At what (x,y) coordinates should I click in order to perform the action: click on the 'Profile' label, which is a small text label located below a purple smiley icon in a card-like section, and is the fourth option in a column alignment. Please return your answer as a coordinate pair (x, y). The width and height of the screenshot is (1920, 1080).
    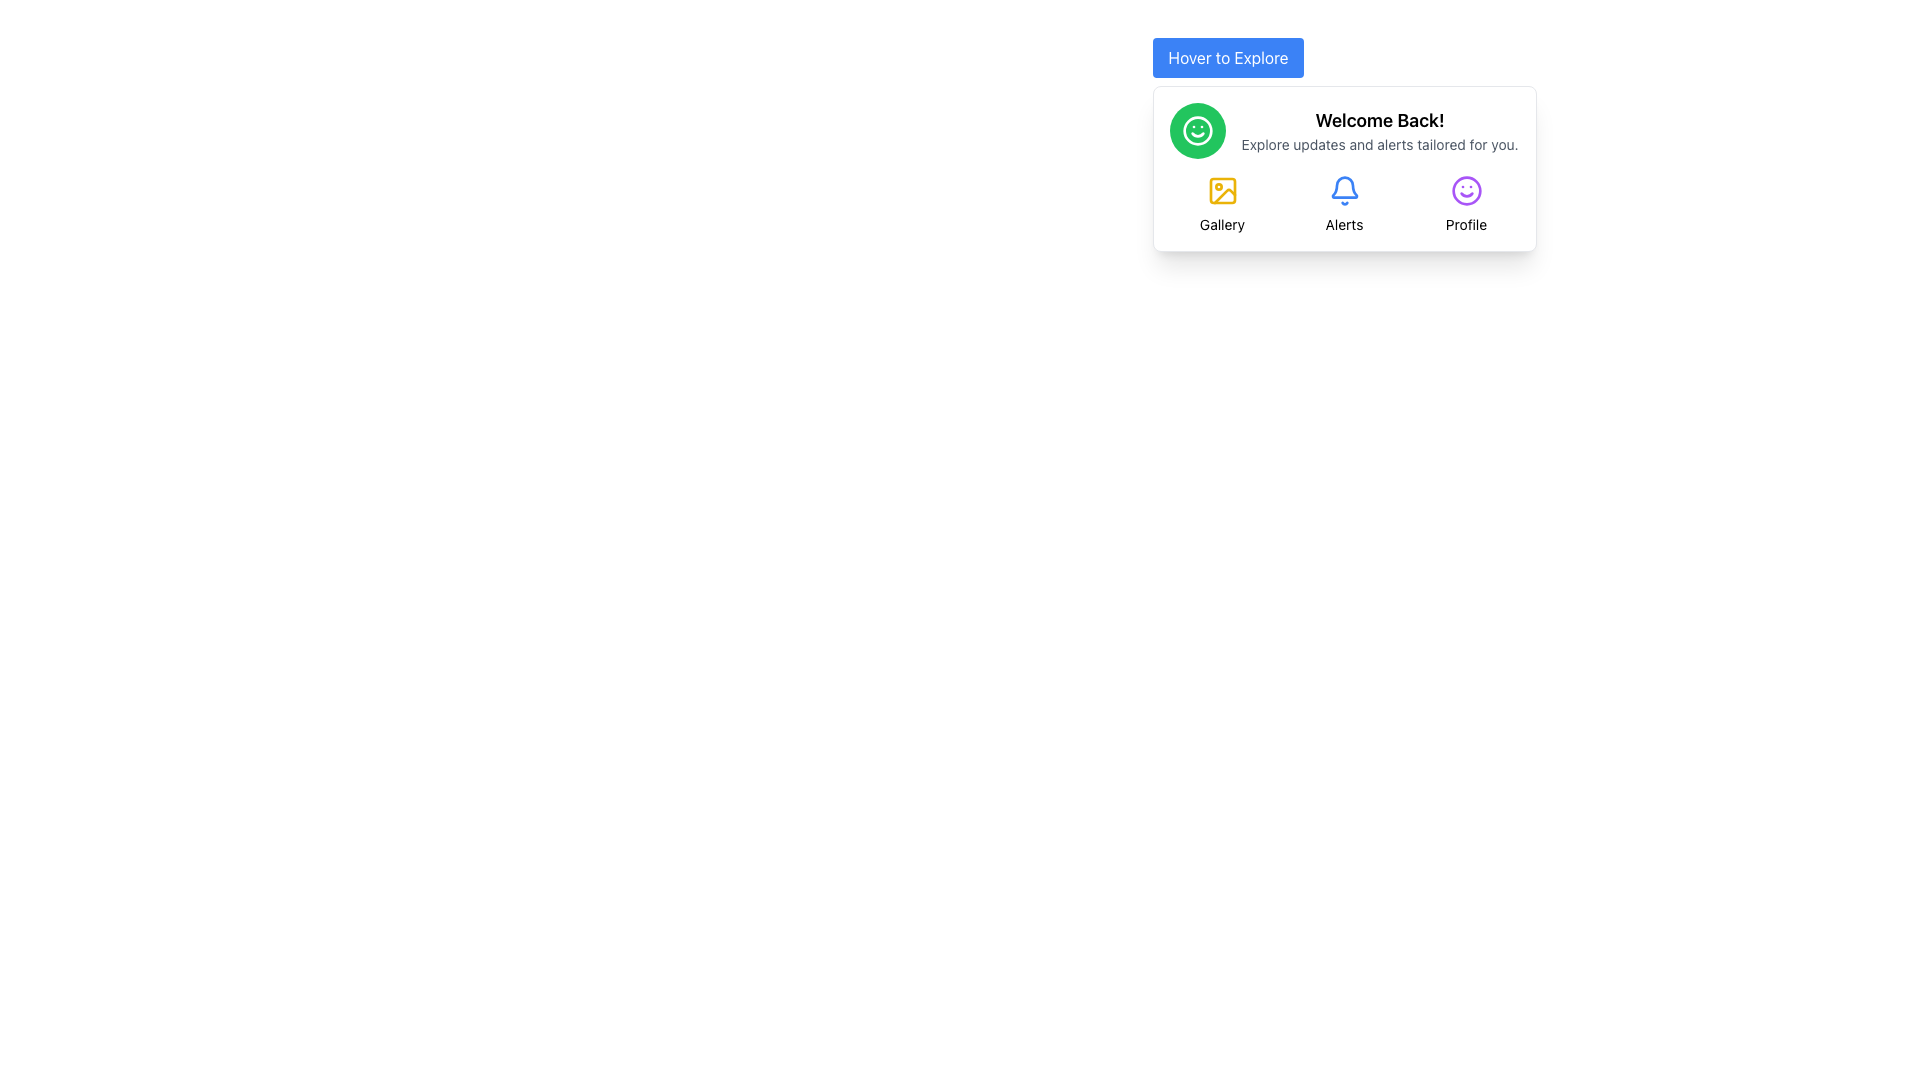
    Looking at the image, I should click on (1466, 224).